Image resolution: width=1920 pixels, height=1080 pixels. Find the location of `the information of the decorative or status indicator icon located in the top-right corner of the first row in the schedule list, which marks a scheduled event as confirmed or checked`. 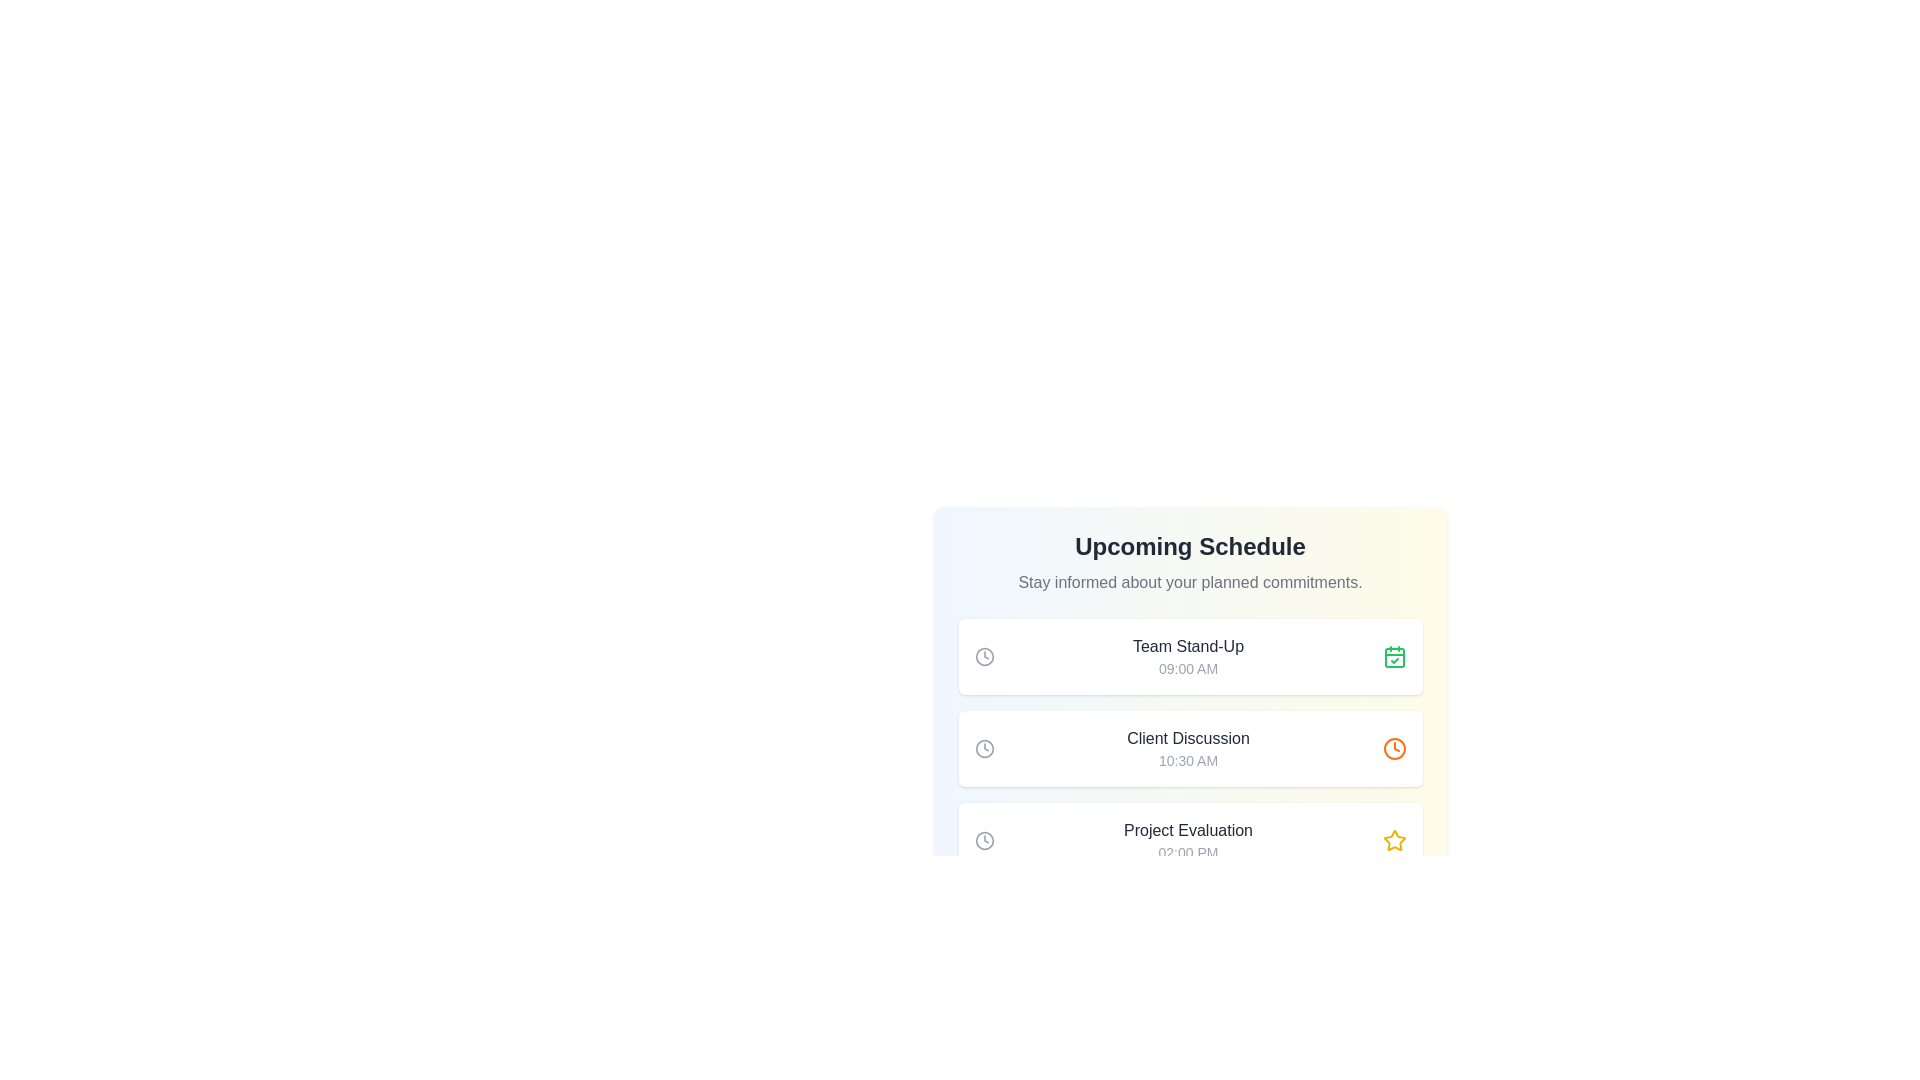

the information of the decorative or status indicator icon located in the top-right corner of the first row in the schedule list, which marks a scheduled event as confirmed or checked is located at coordinates (1393, 658).